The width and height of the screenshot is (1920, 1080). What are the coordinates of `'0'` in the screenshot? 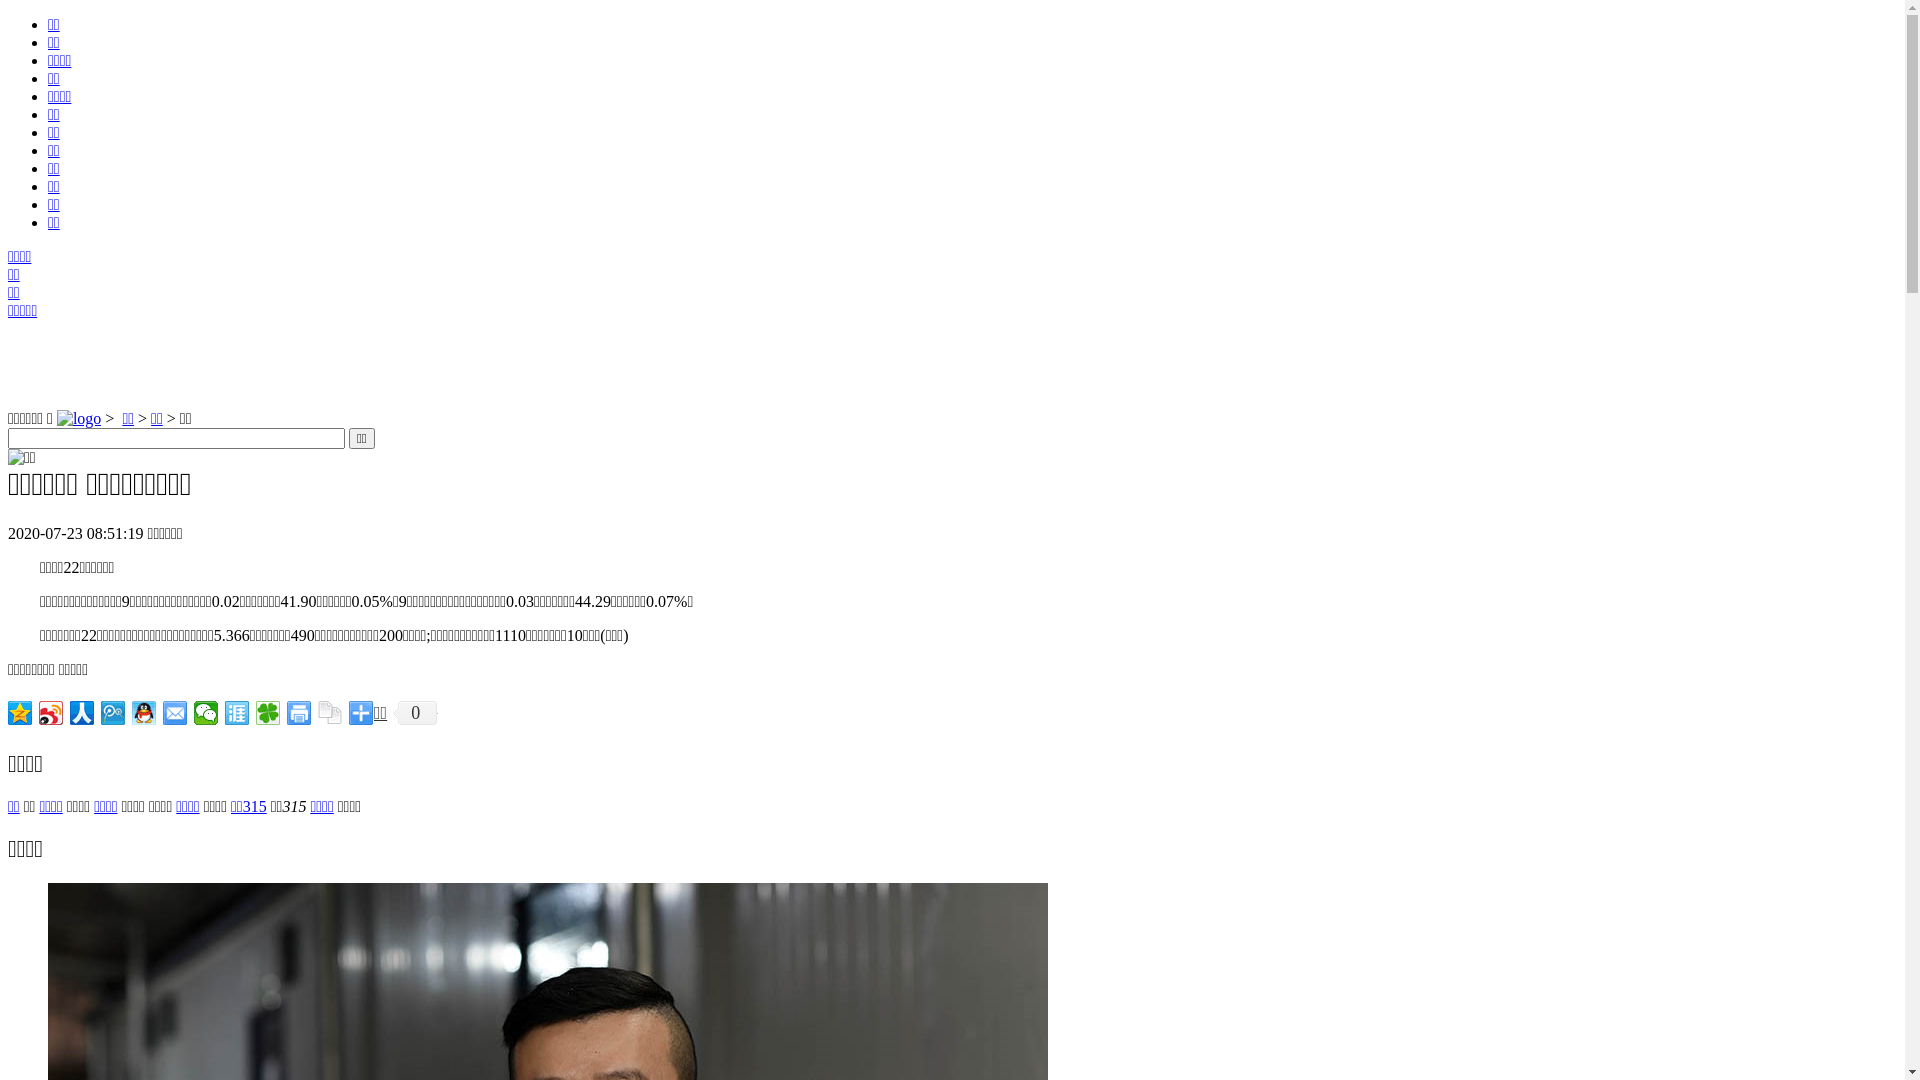 It's located at (393, 712).